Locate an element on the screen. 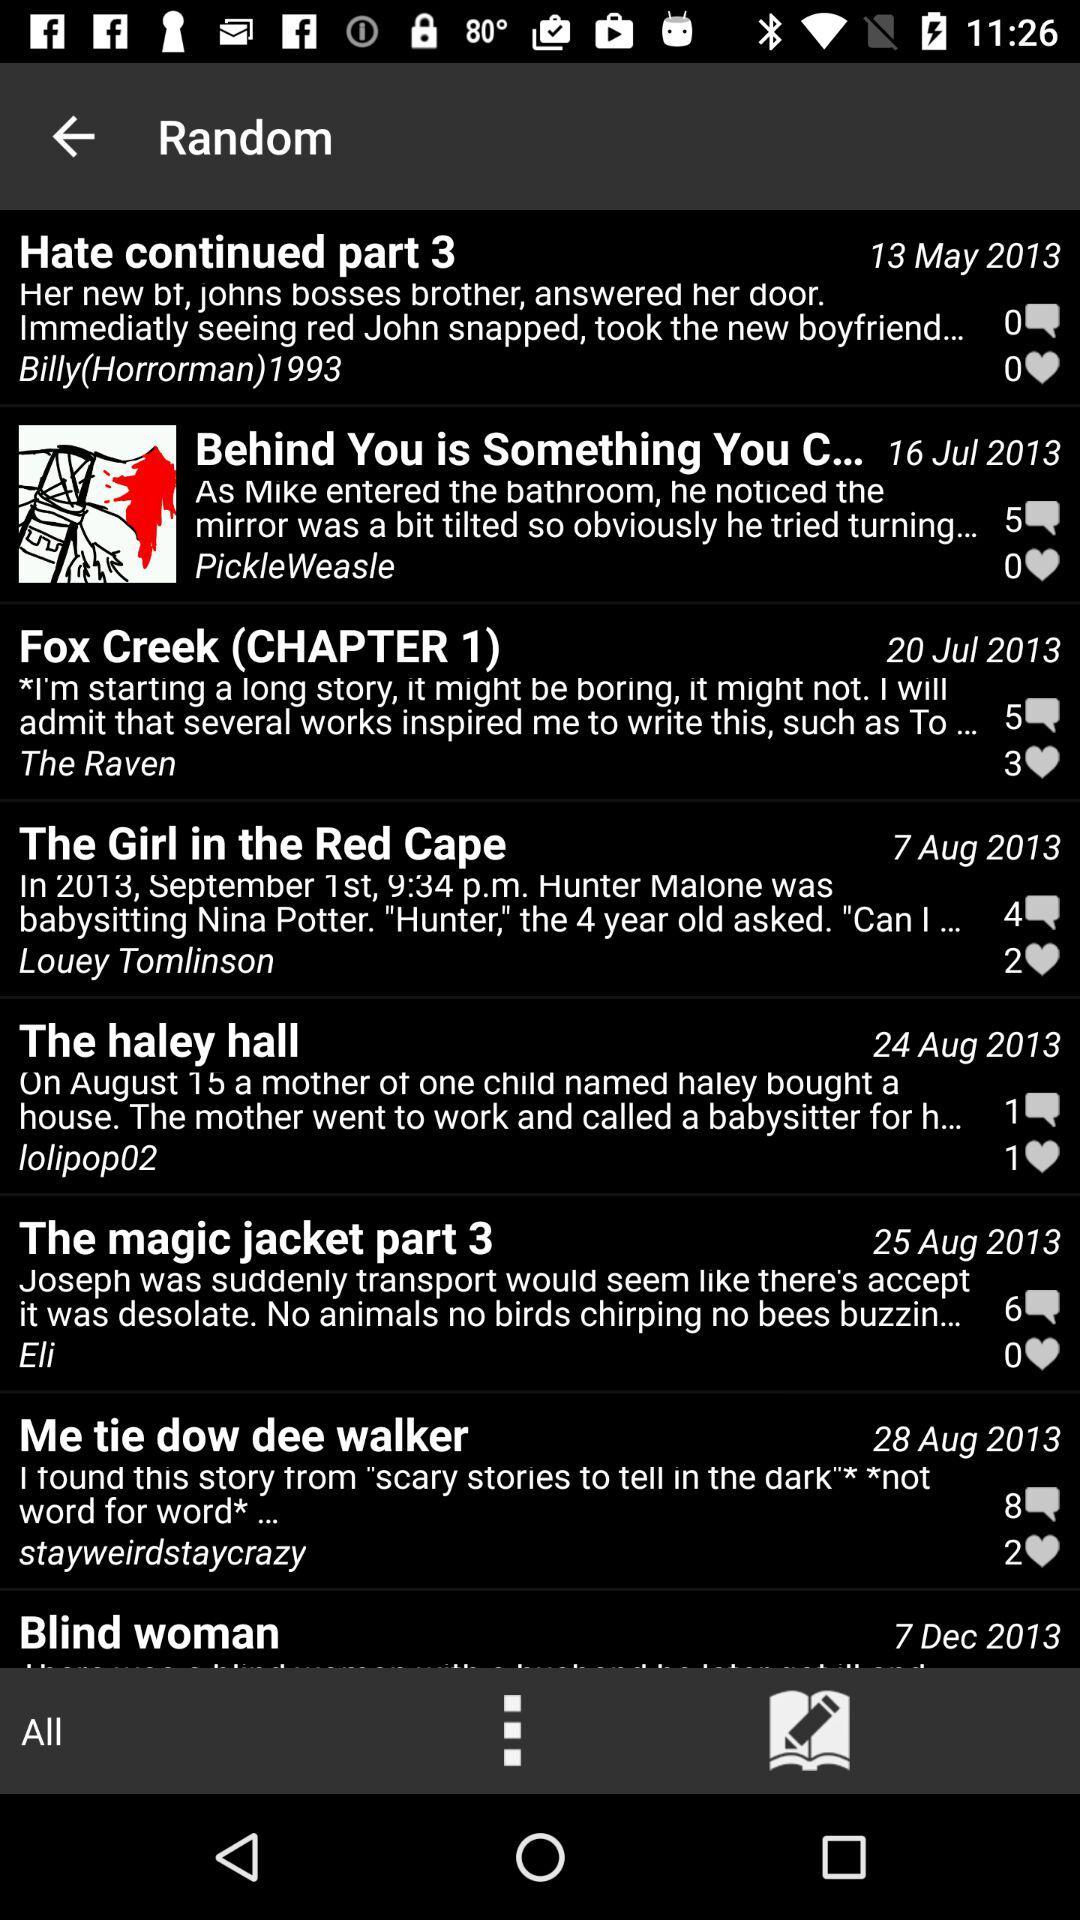  item next to 0 icon is located at coordinates (498, 316).